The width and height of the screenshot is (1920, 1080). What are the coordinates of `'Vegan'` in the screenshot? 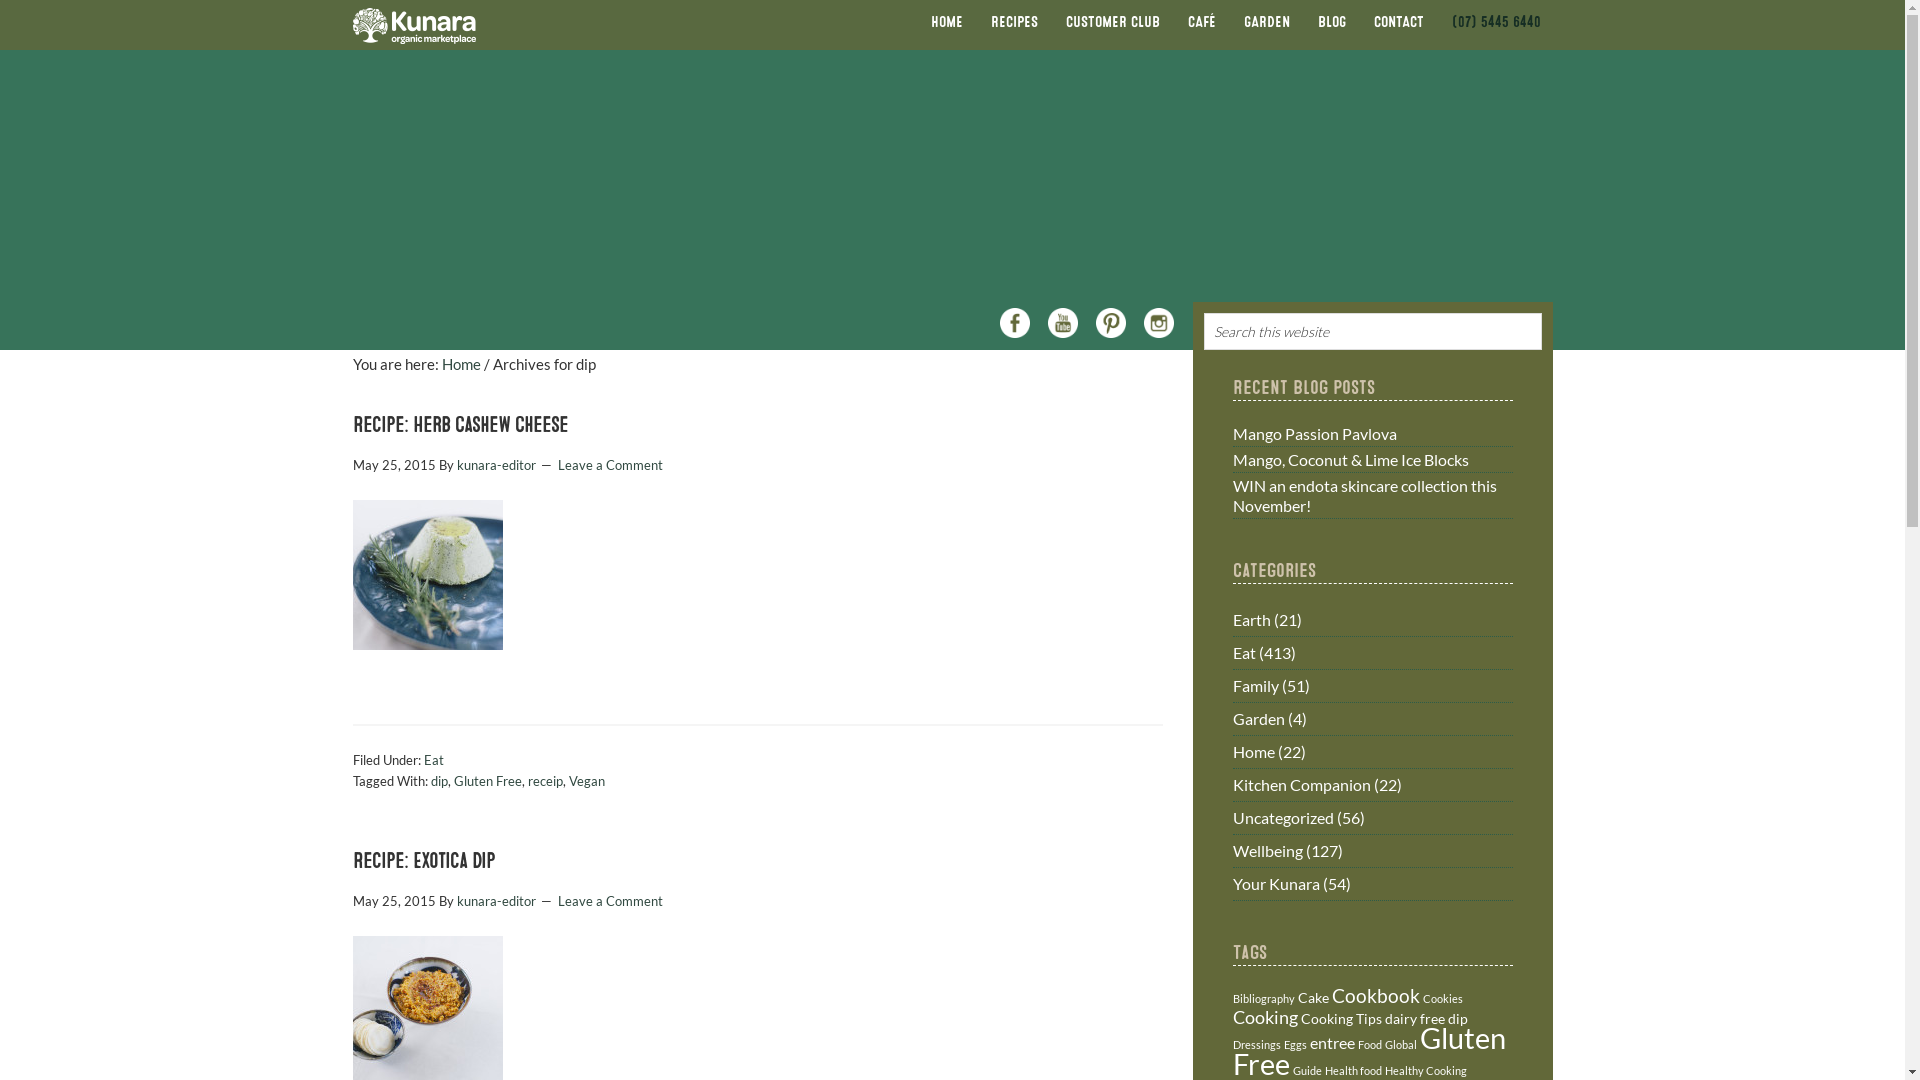 It's located at (584, 779).